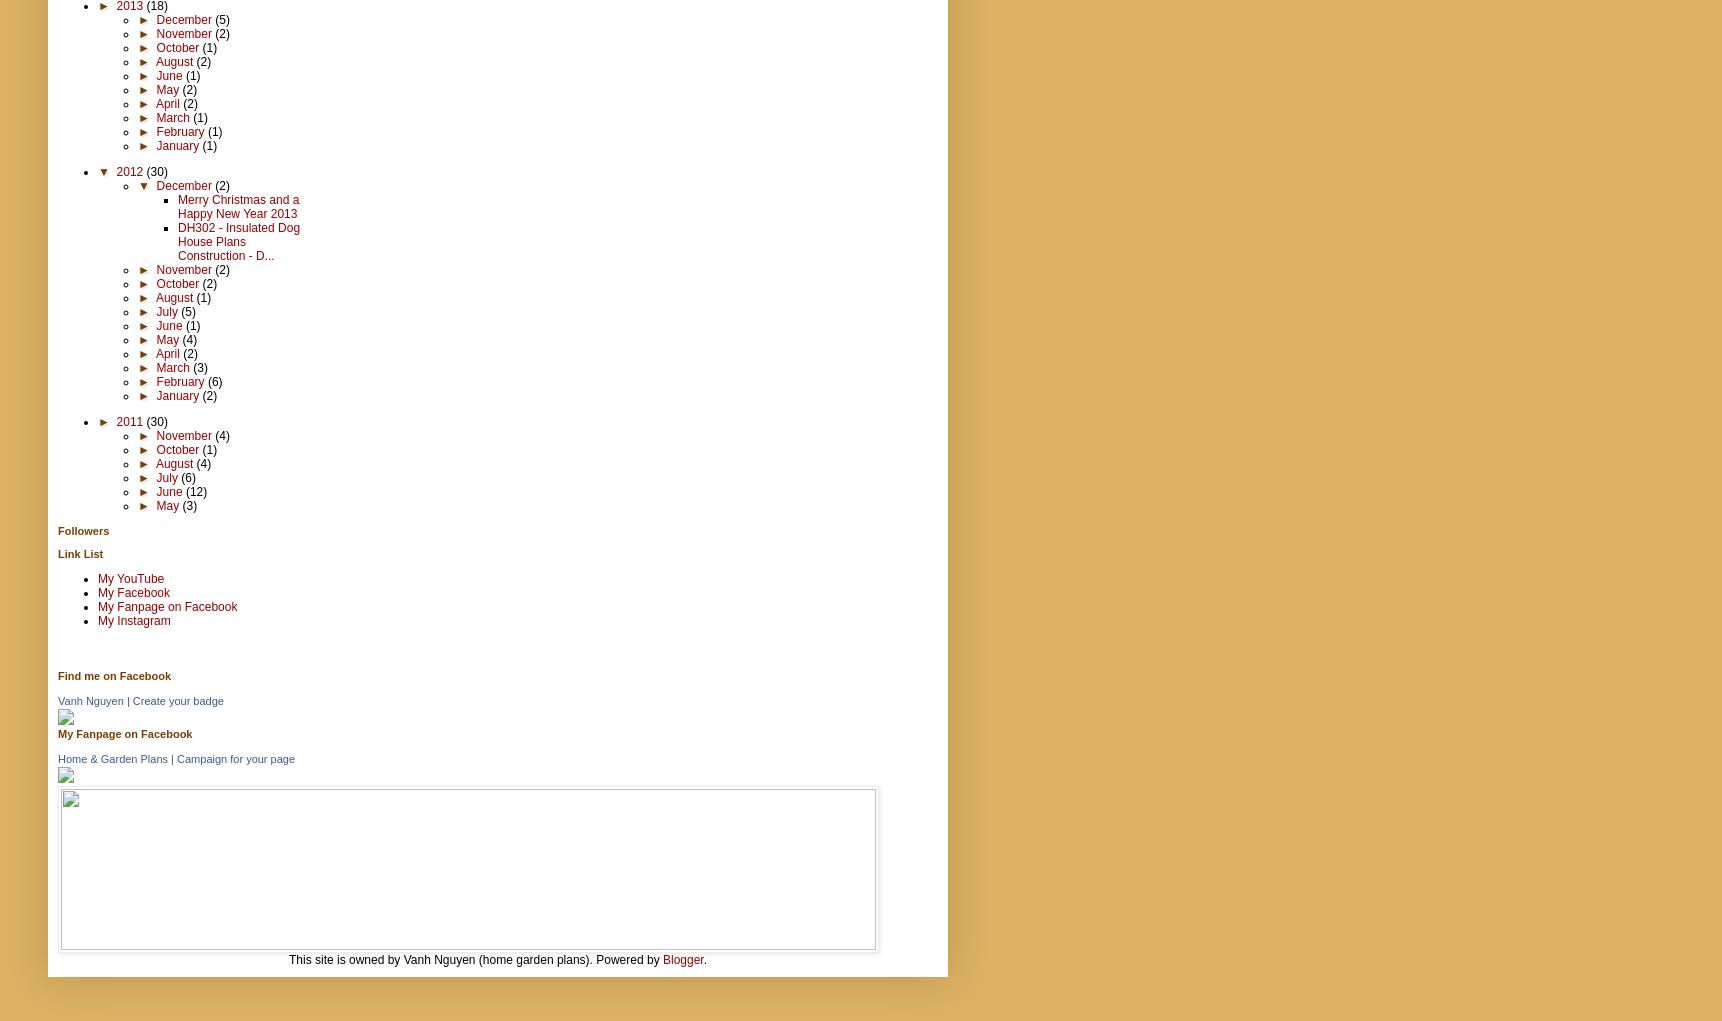 The height and width of the screenshot is (1021, 1722). I want to click on 'DH302 - Insulated Dog House Plans Construction - D...', so click(238, 240).